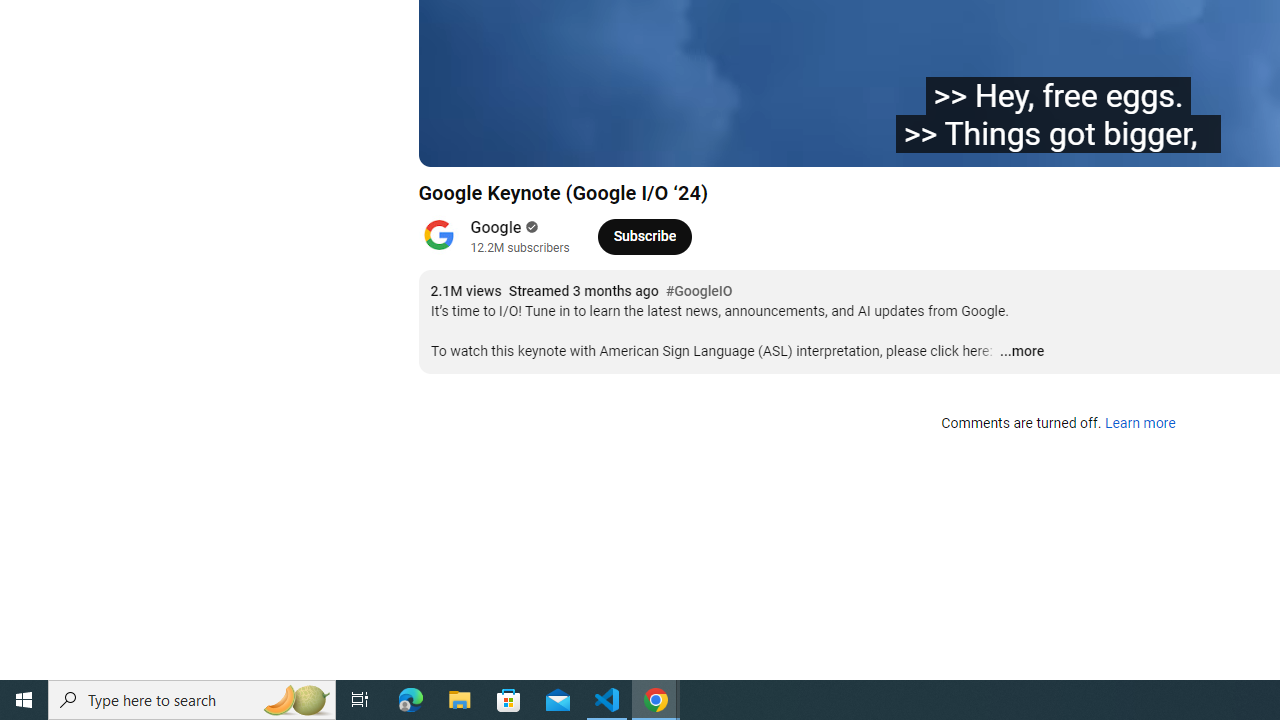 The height and width of the screenshot is (720, 1280). Describe the element at coordinates (1021, 351) in the screenshot. I see `'...more'` at that location.